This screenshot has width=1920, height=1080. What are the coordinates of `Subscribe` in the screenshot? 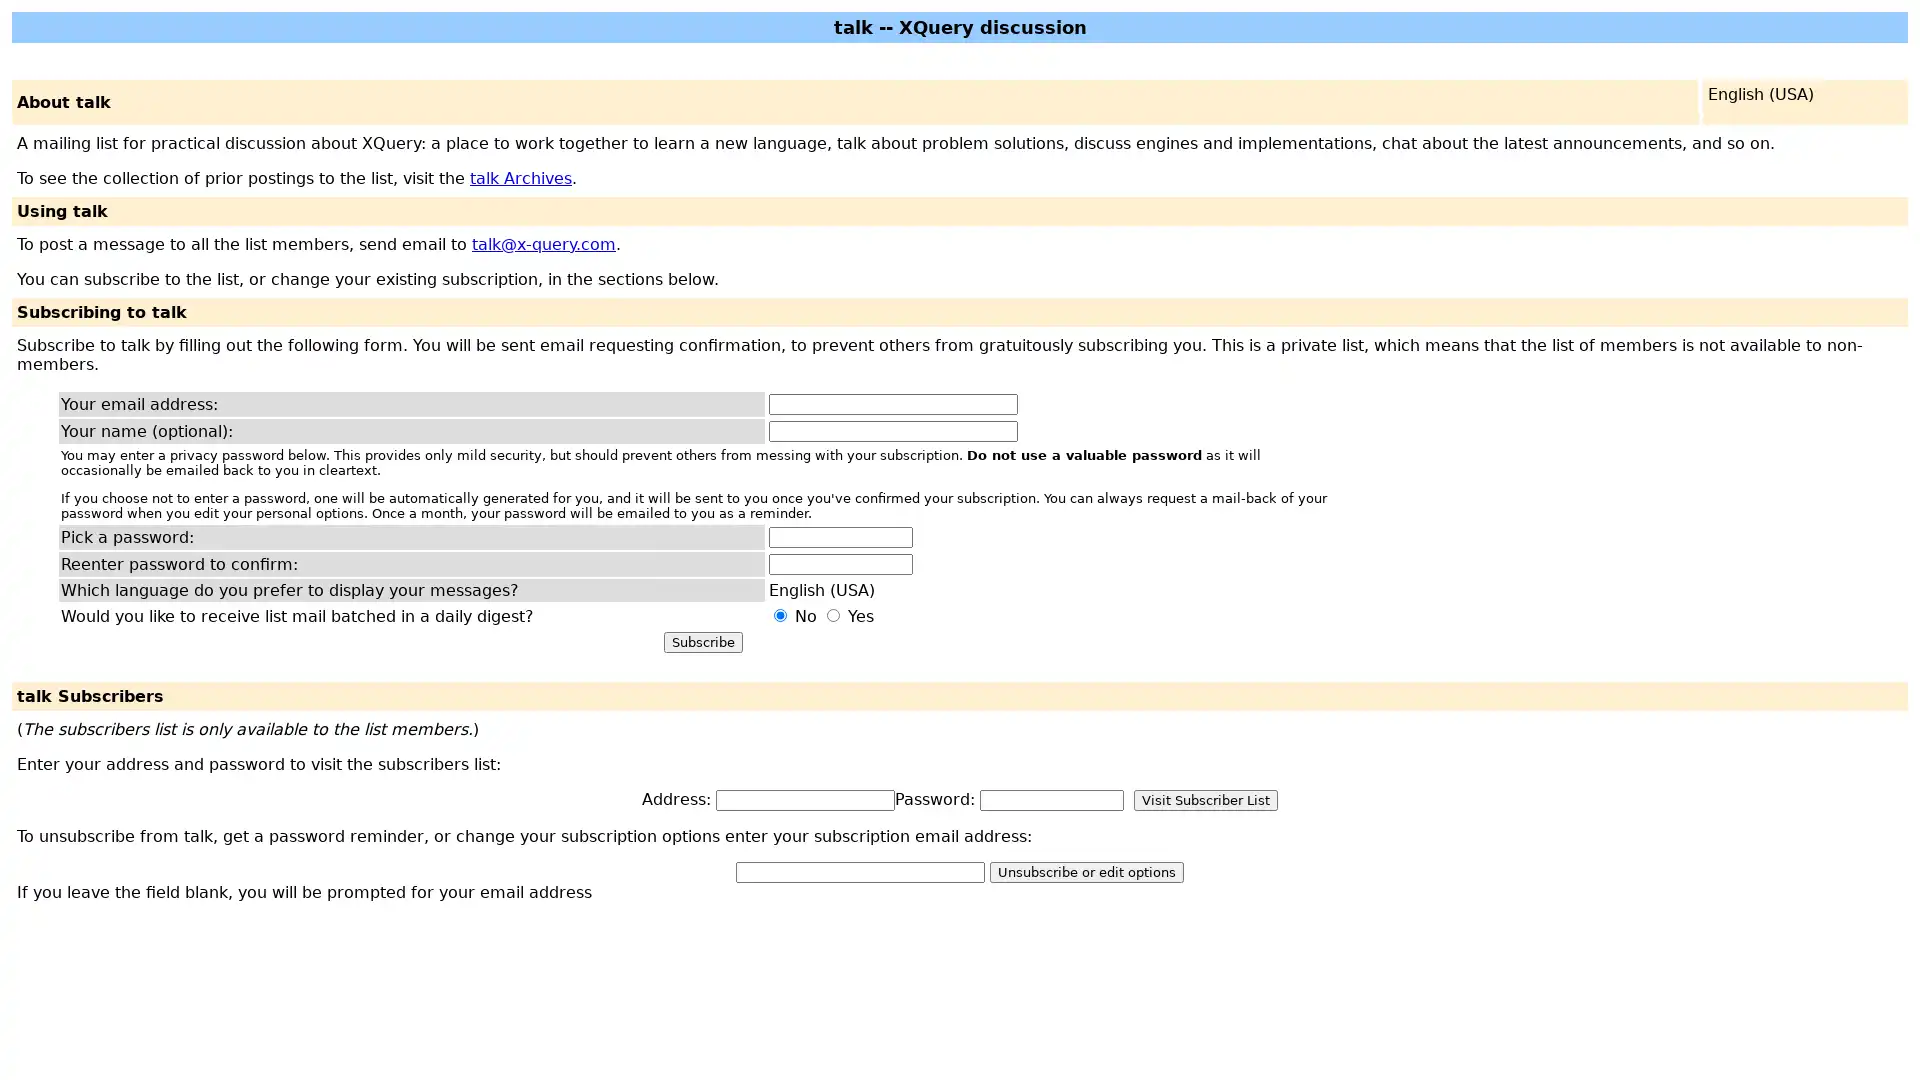 It's located at (702, 642).